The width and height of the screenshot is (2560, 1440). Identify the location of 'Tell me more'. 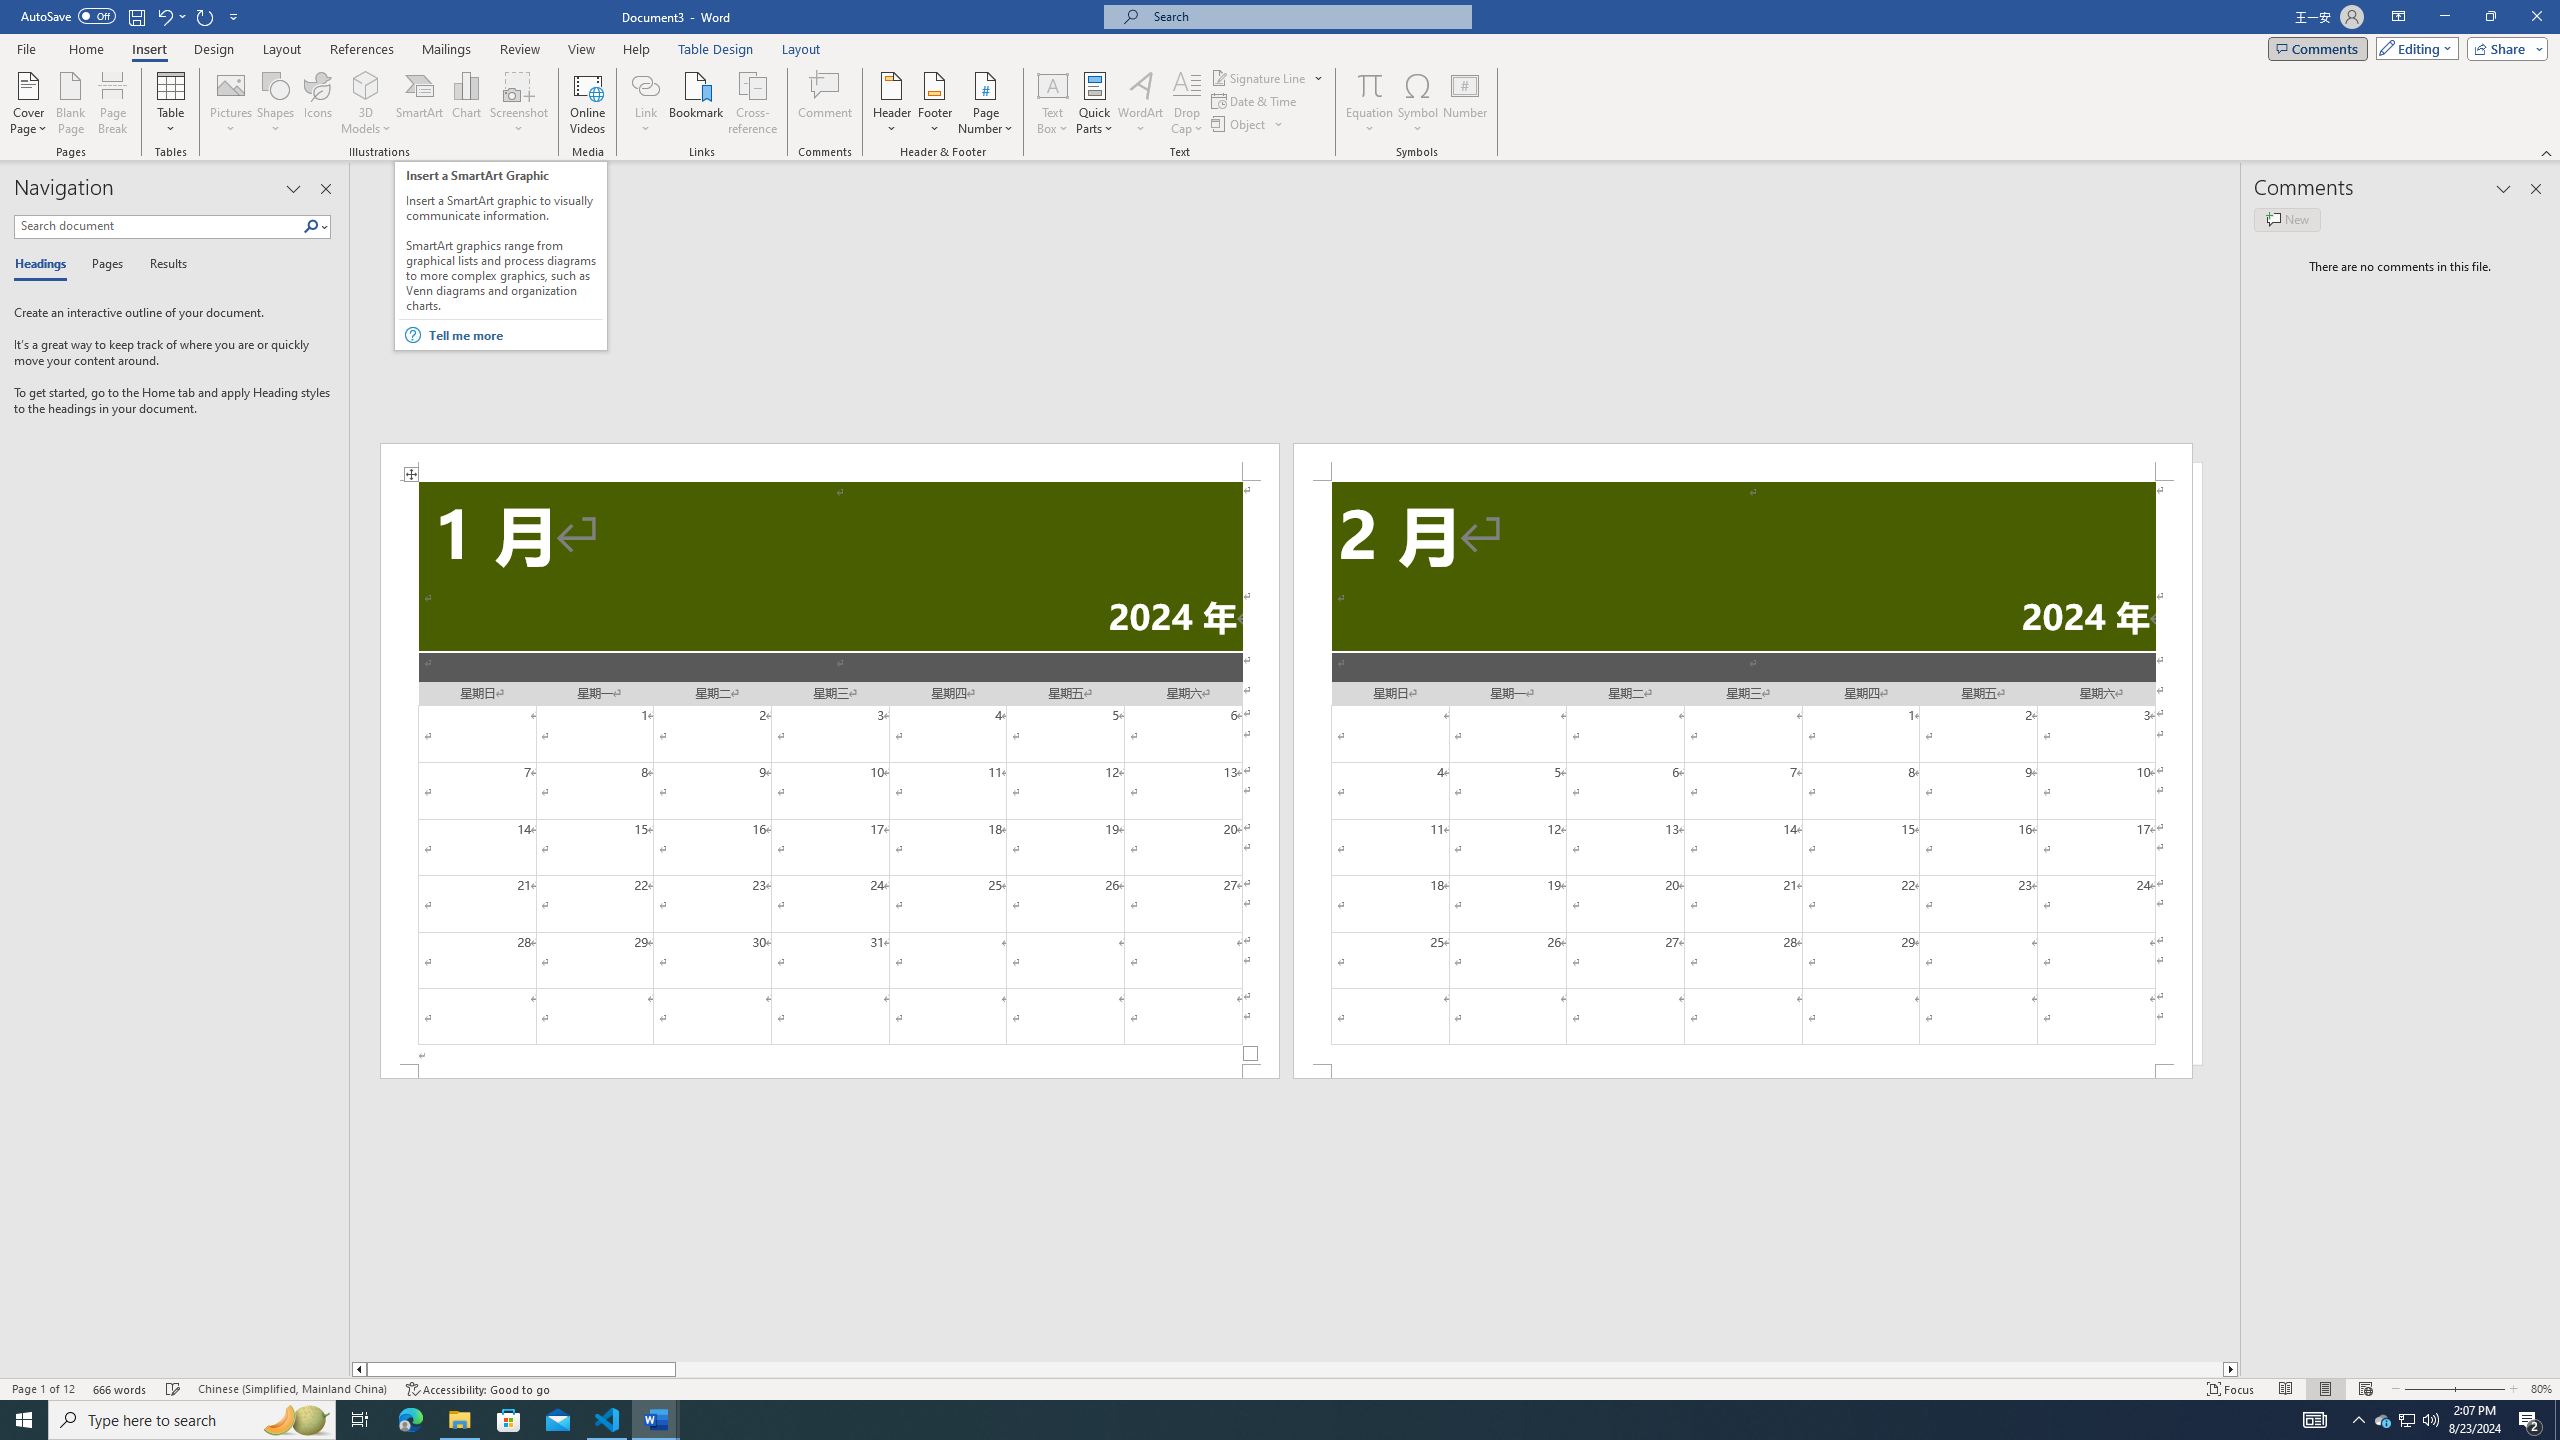
(514, 334).